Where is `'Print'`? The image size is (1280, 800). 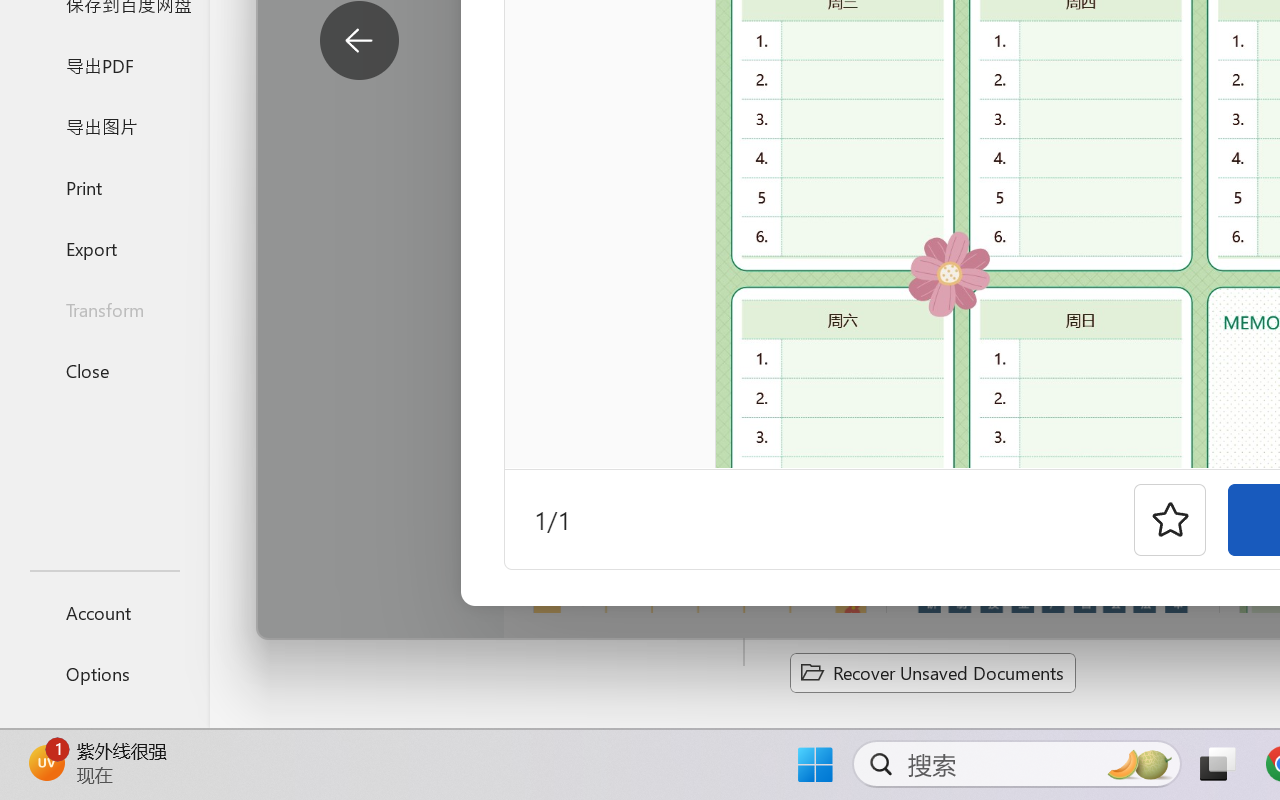
'Print' is located at coordinates (103, 186).